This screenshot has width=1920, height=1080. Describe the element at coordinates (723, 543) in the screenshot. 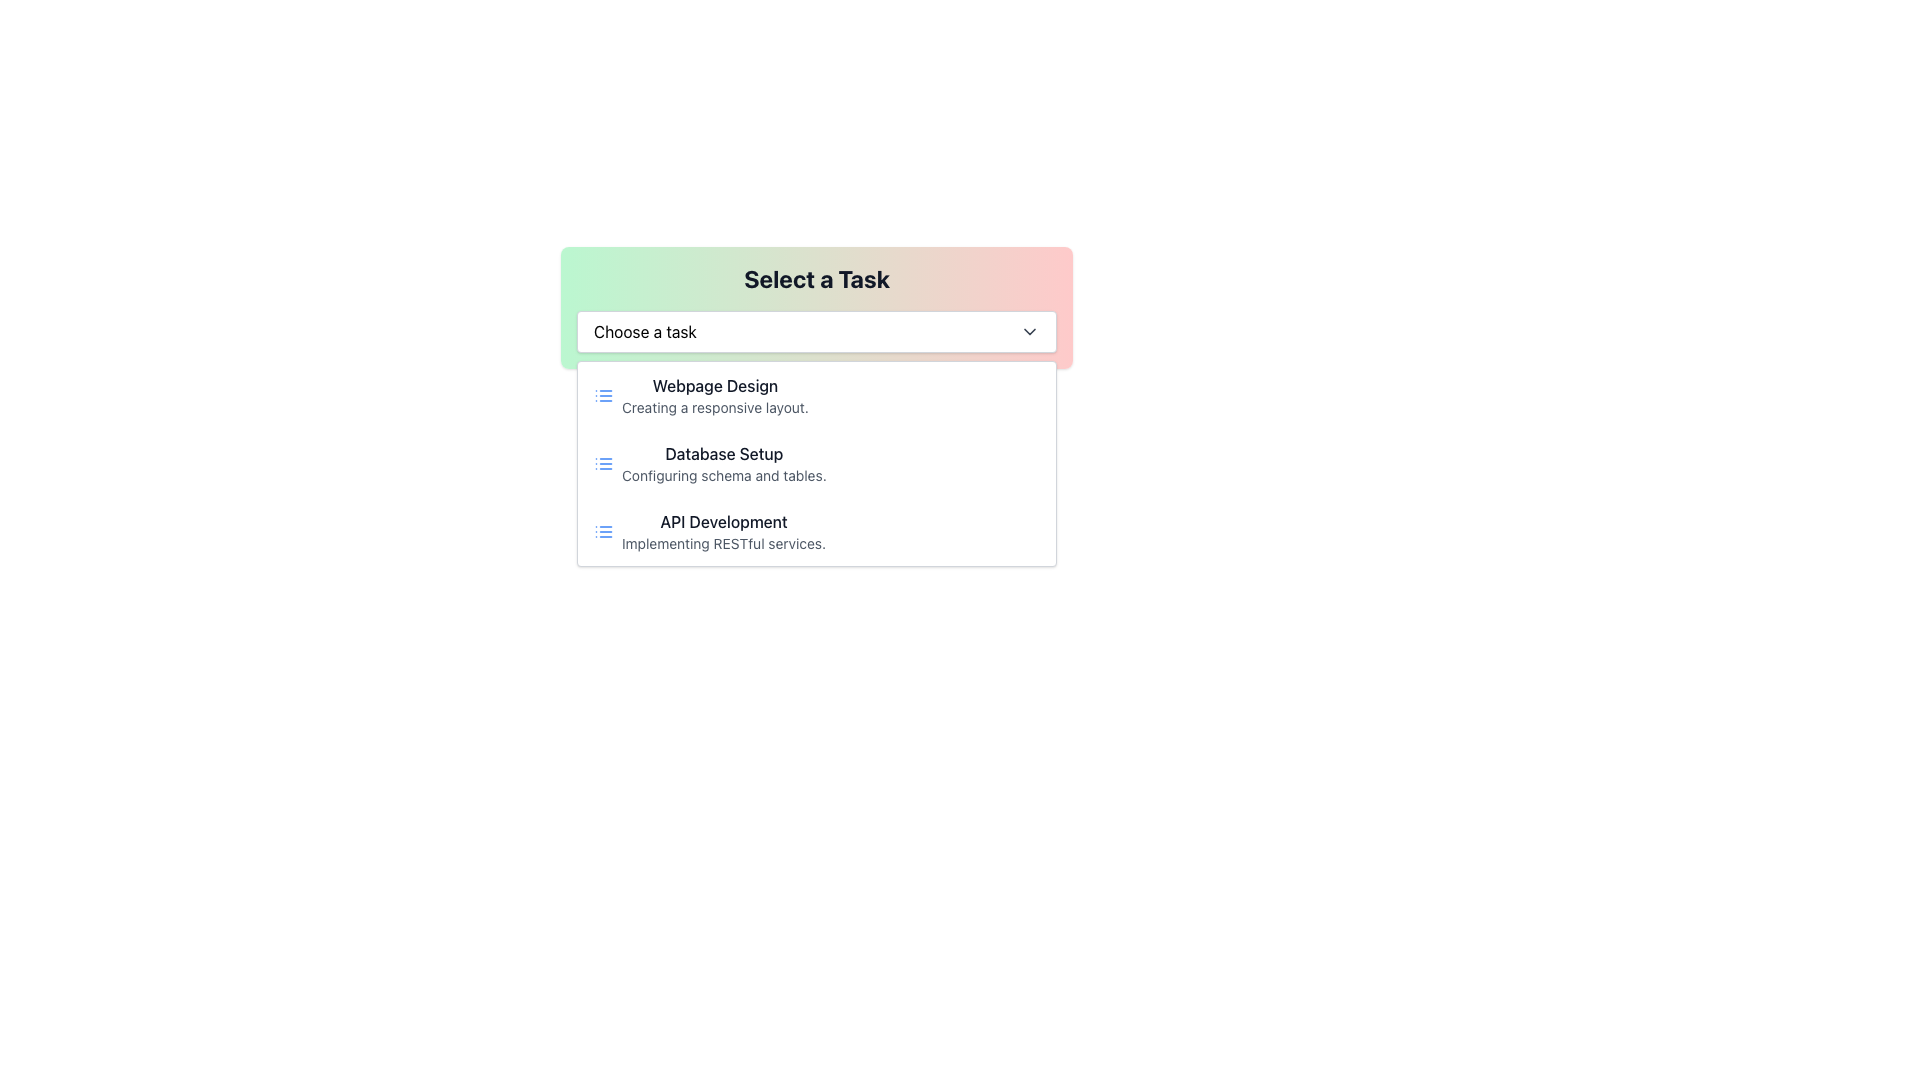

I see `the text label saying 'Implementing RESTful services.' located below the 'API Development' heading in the dropdown interface` at that location.